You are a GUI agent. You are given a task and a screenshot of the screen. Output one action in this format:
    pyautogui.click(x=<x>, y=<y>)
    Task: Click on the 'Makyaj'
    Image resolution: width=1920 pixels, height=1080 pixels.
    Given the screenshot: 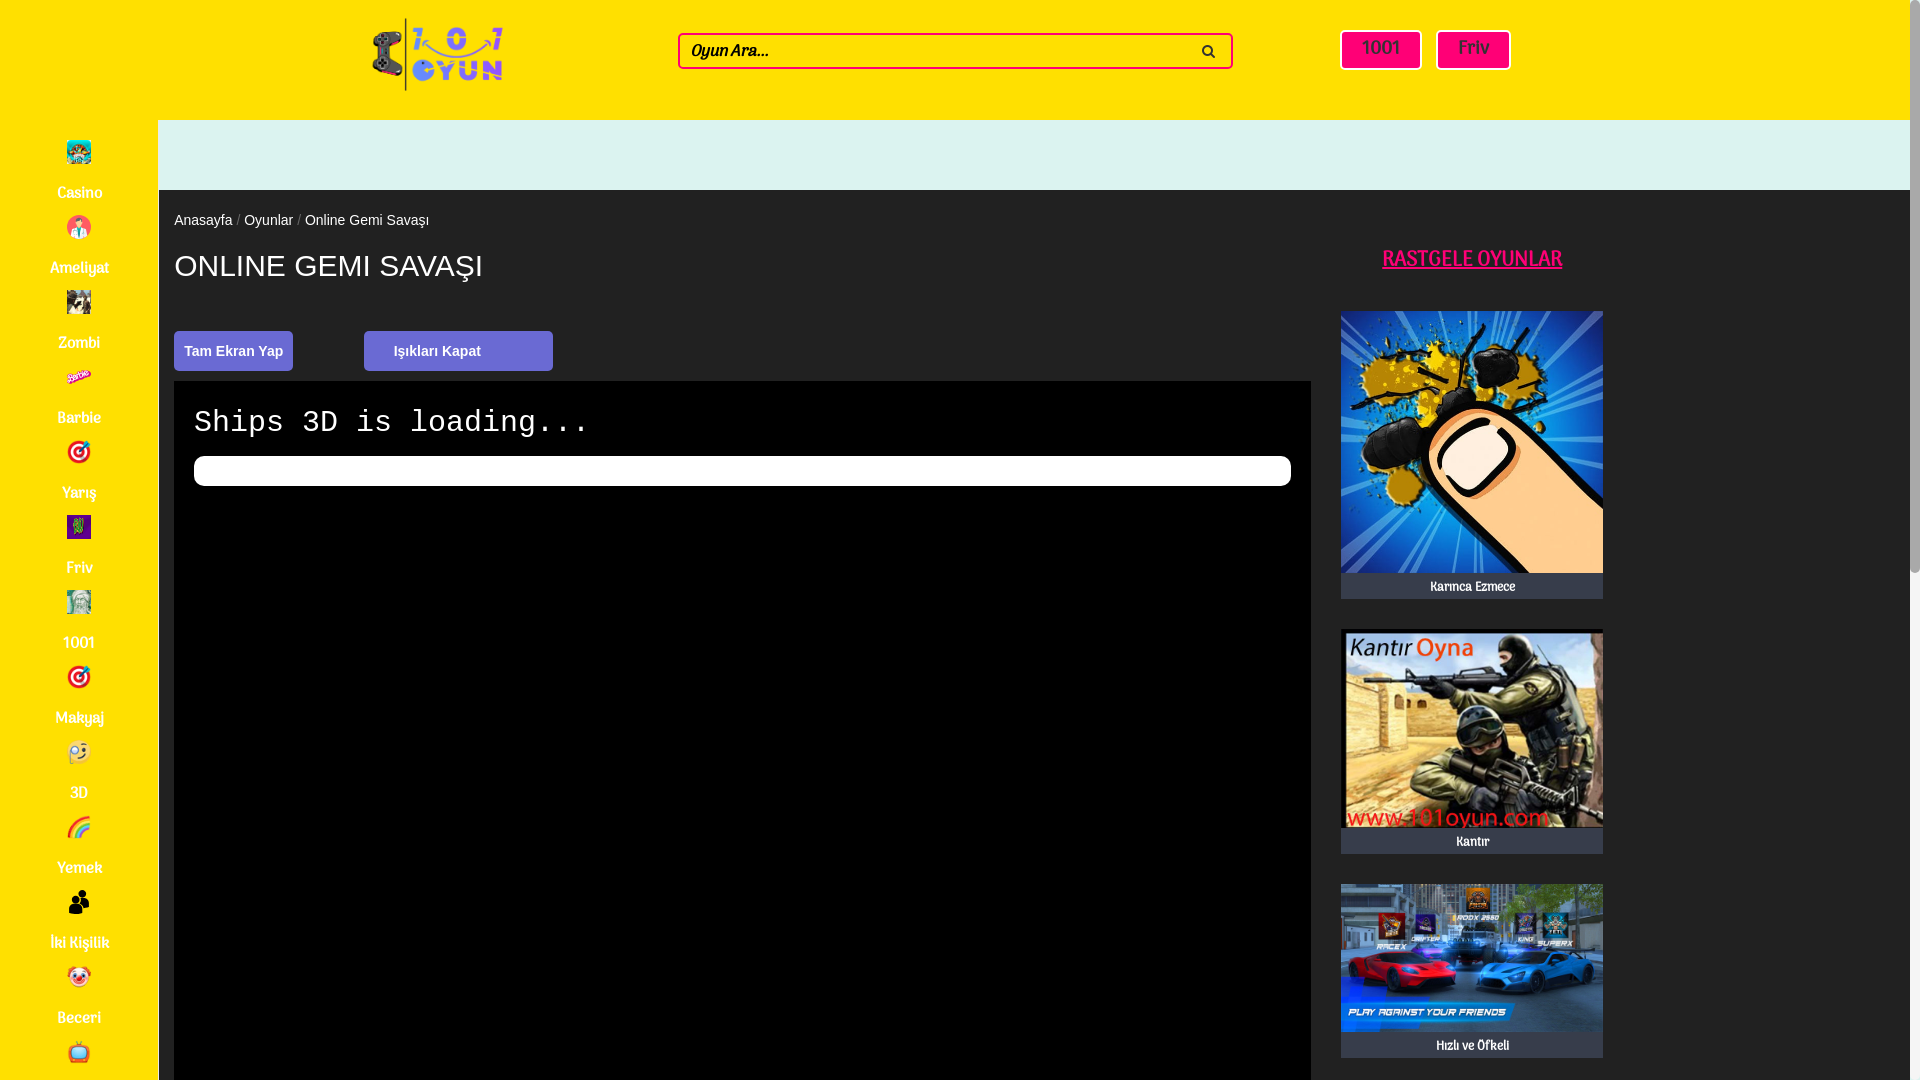 What is the action you would take?
    pyautogui.click(x=78, y=697)
    